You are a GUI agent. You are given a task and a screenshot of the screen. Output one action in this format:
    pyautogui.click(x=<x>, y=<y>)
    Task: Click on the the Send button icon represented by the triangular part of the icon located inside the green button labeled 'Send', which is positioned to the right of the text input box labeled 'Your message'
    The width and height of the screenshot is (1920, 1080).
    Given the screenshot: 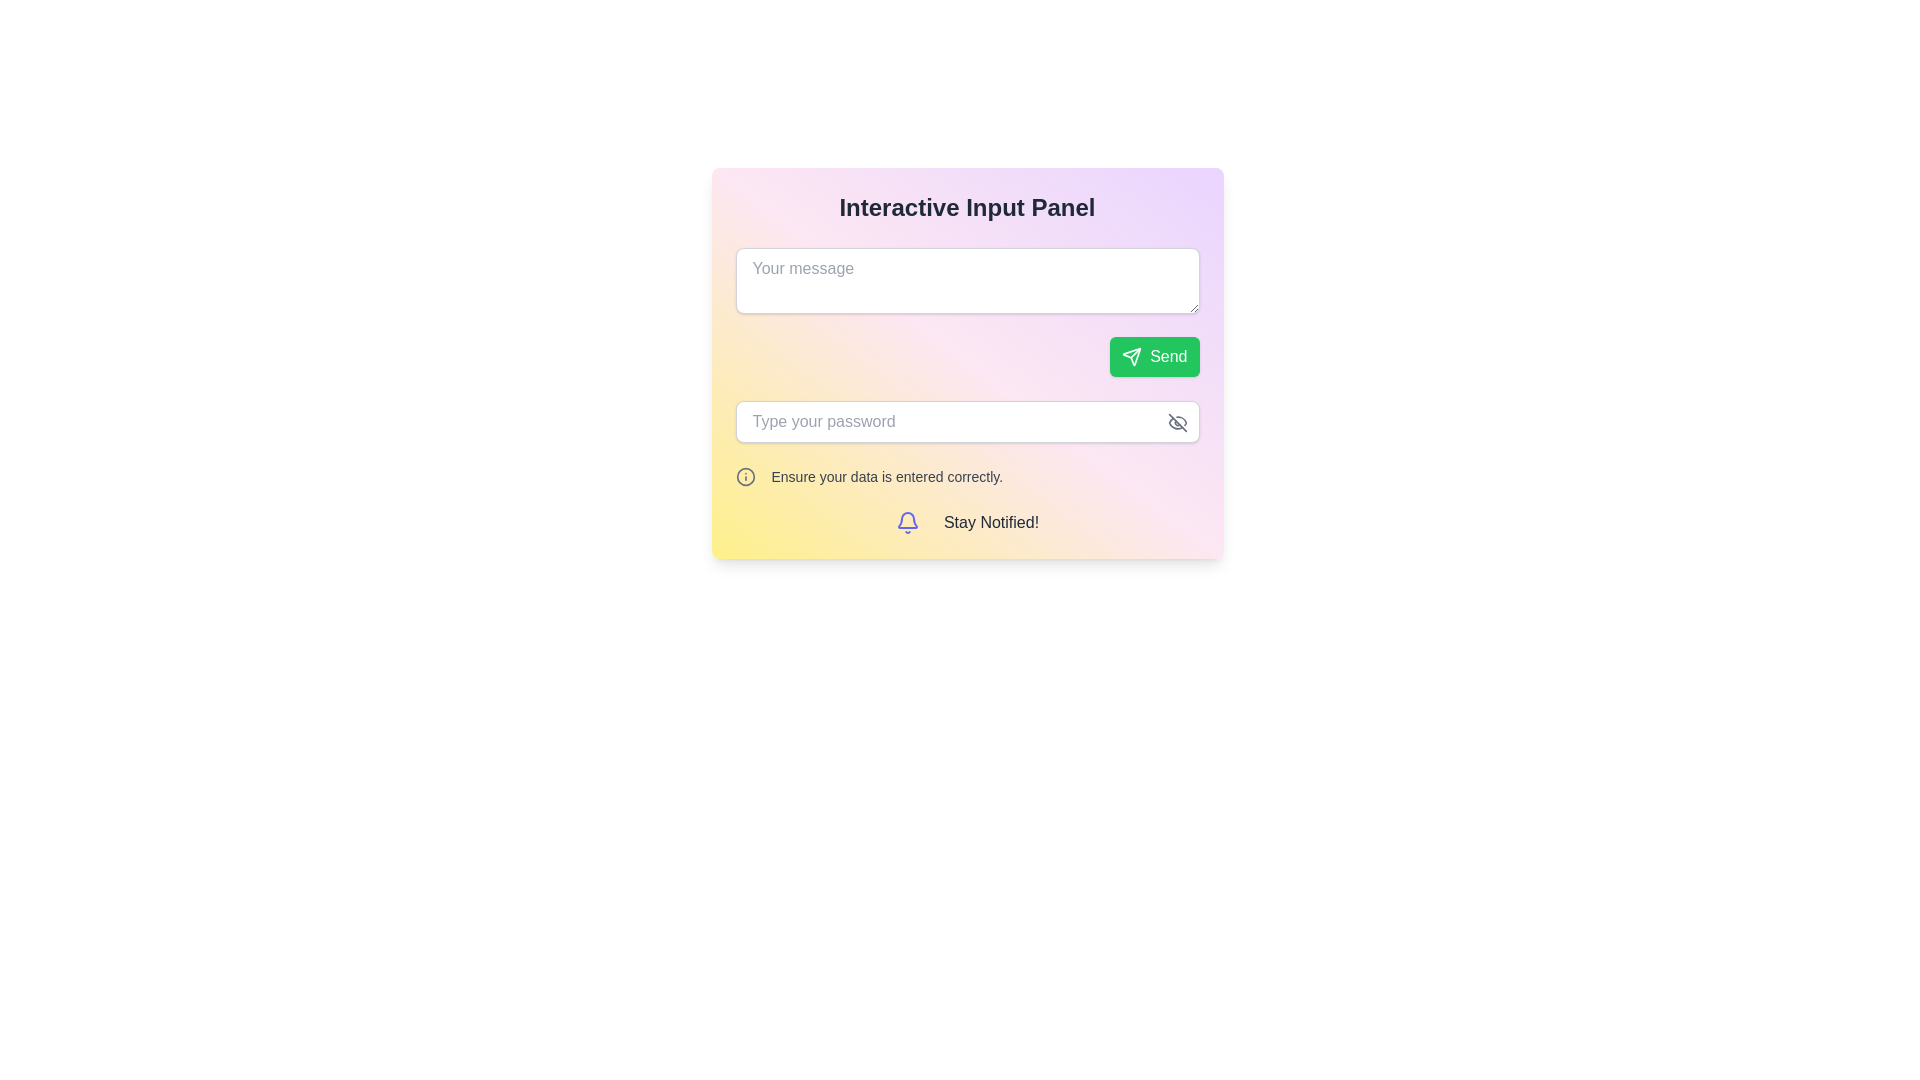 What is the action you would take?
    pyautogui.click(x=1132, y=356)
    